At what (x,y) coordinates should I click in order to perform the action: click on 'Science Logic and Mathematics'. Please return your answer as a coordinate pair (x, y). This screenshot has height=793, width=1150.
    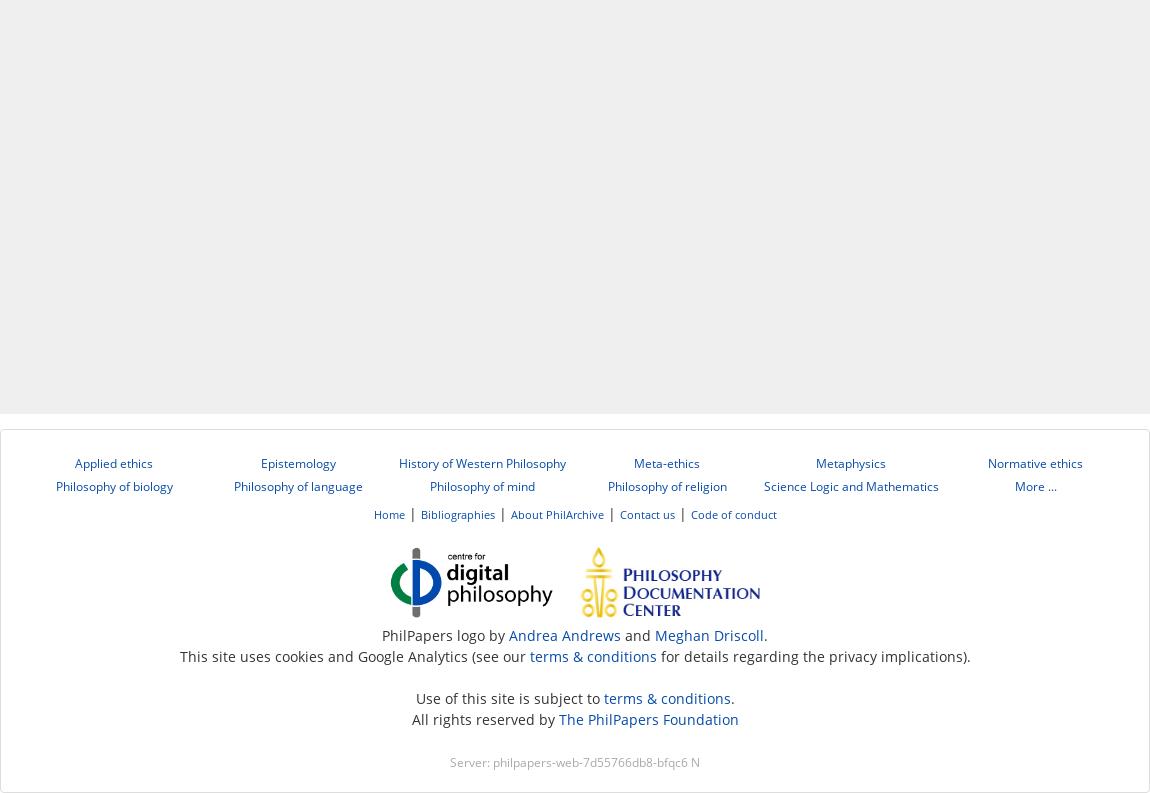
    Looking at the image, I should click on (849, 486).